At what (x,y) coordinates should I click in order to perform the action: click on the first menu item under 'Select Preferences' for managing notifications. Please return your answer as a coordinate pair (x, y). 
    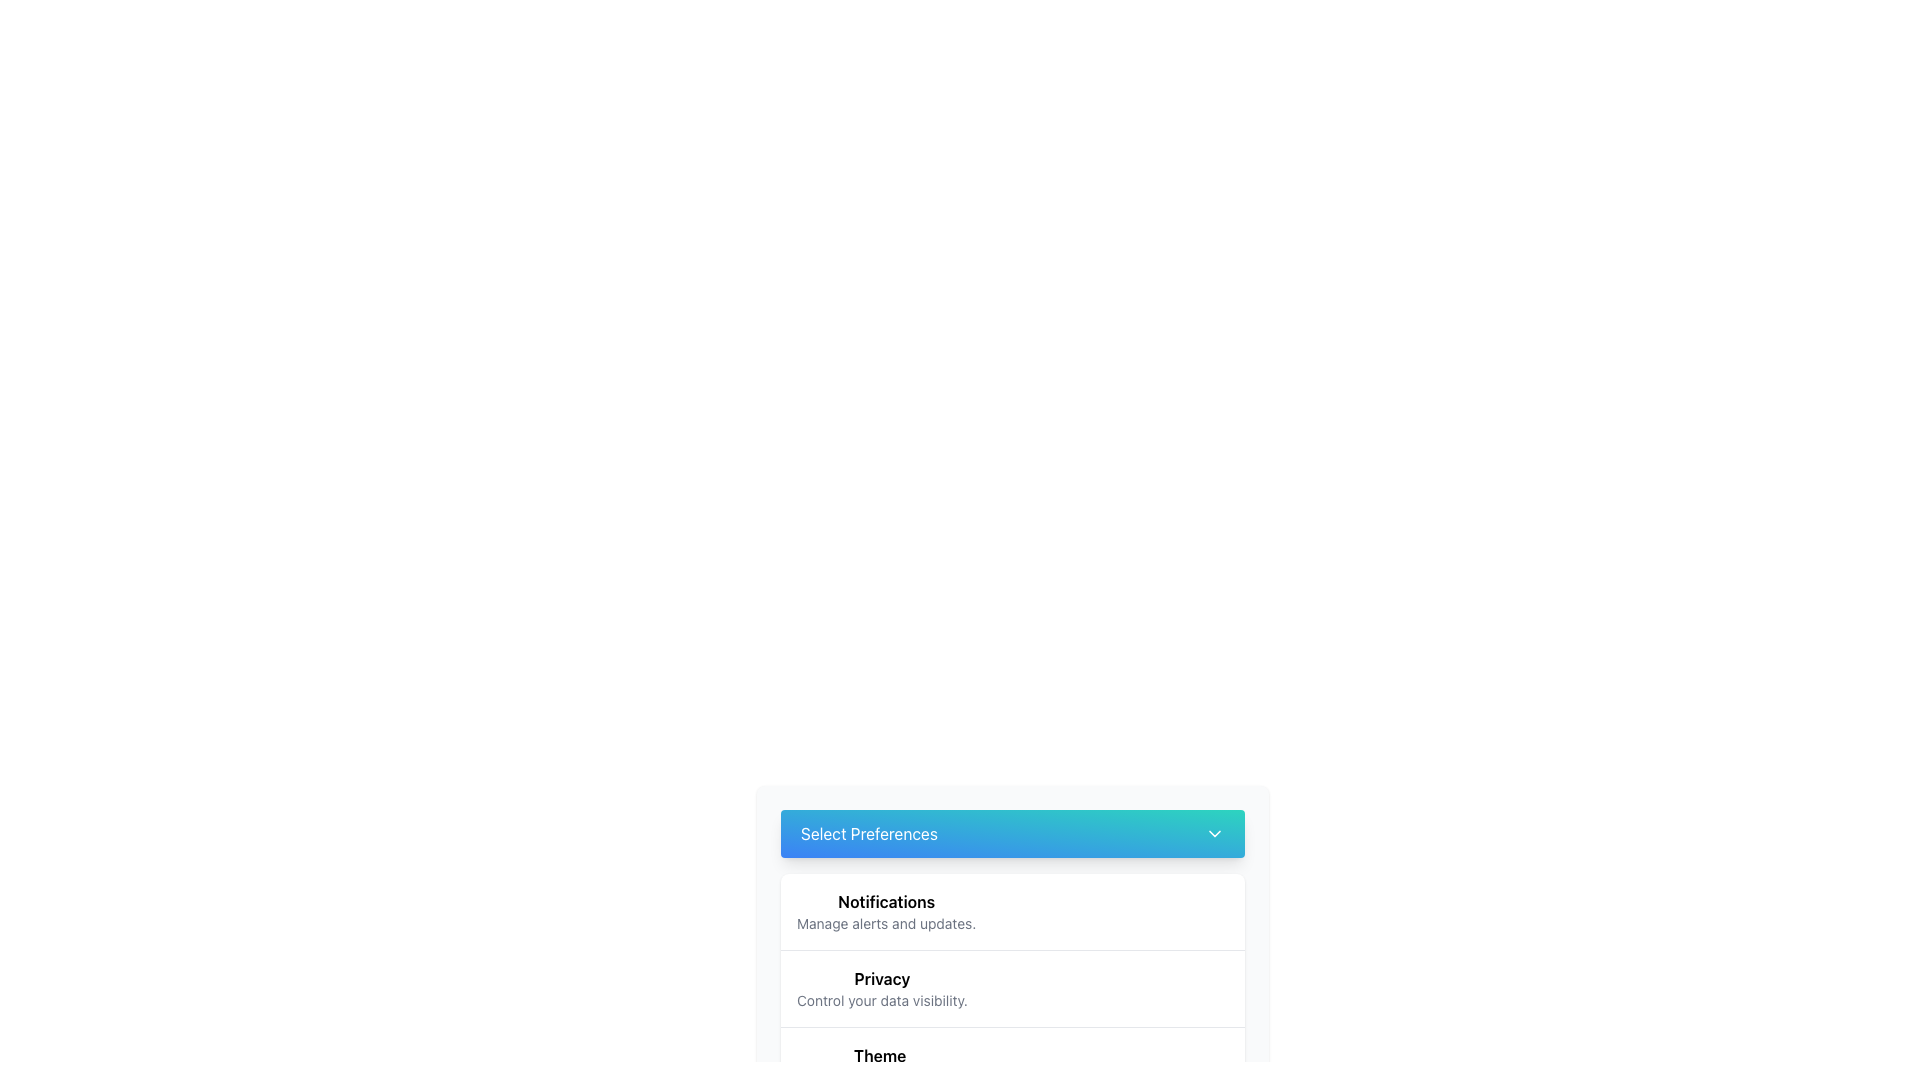
    Looking at the image, I should click on (1012, 911).